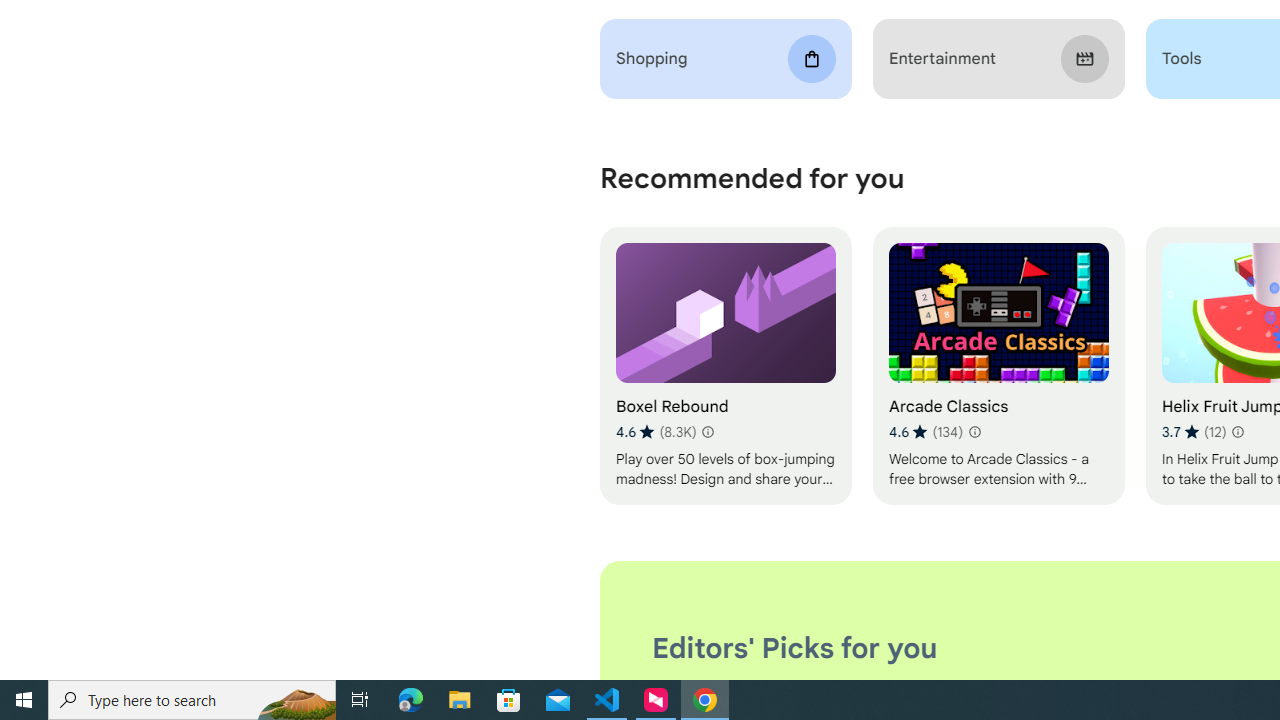  I want to click on 'Learn more about results and reviews "Arcade Classics"', so click(974, 431).